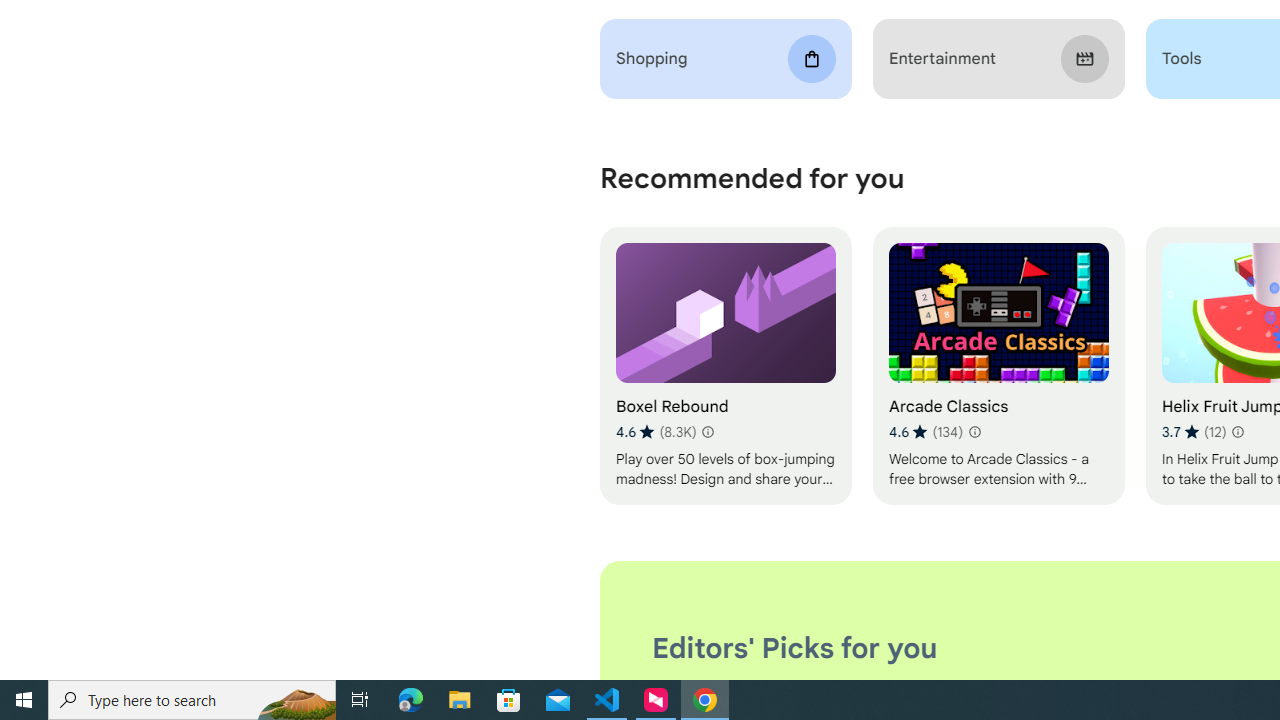  I want to click on 'Learn more about results and reviews "Arcade Classics"', so click(974, 431).